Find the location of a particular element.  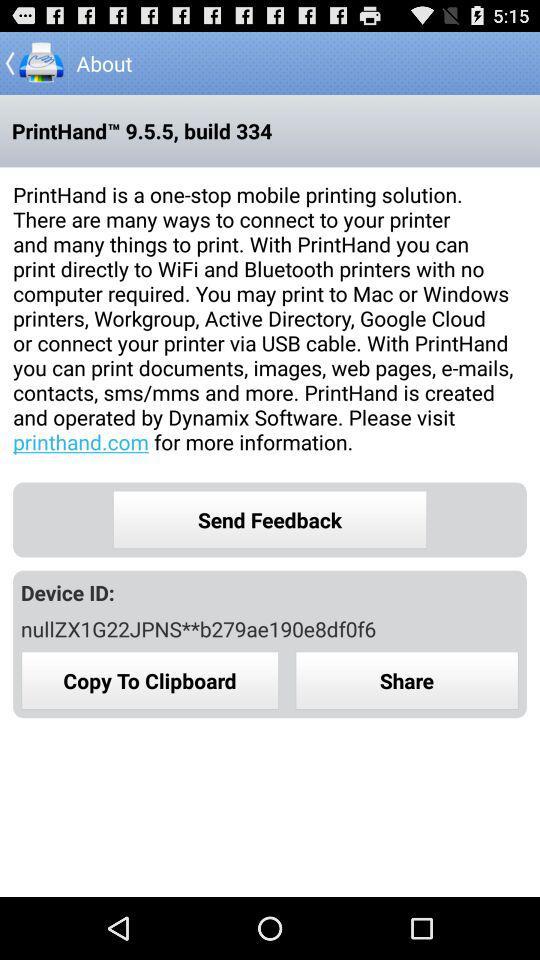

the item to the left of the share icon is located at coordinates (149, 680).